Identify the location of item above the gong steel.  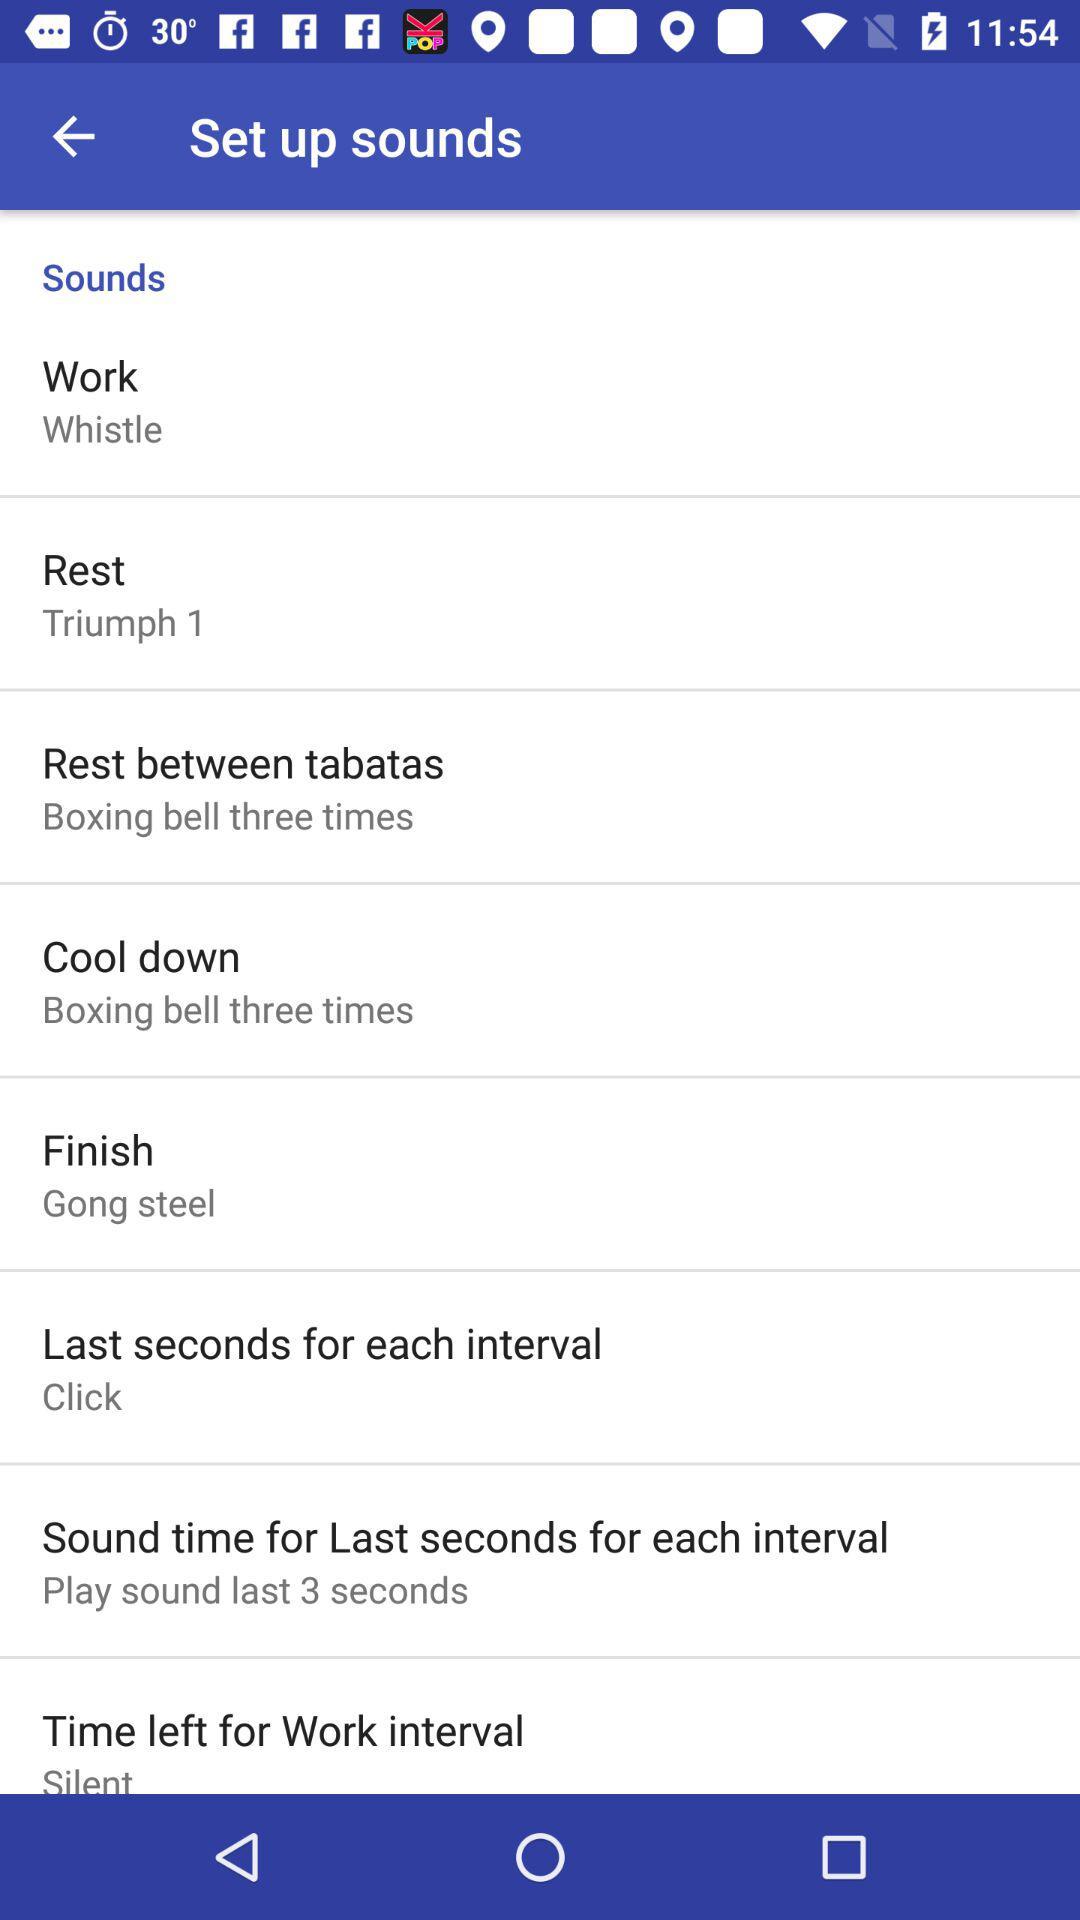
(98, 1148).